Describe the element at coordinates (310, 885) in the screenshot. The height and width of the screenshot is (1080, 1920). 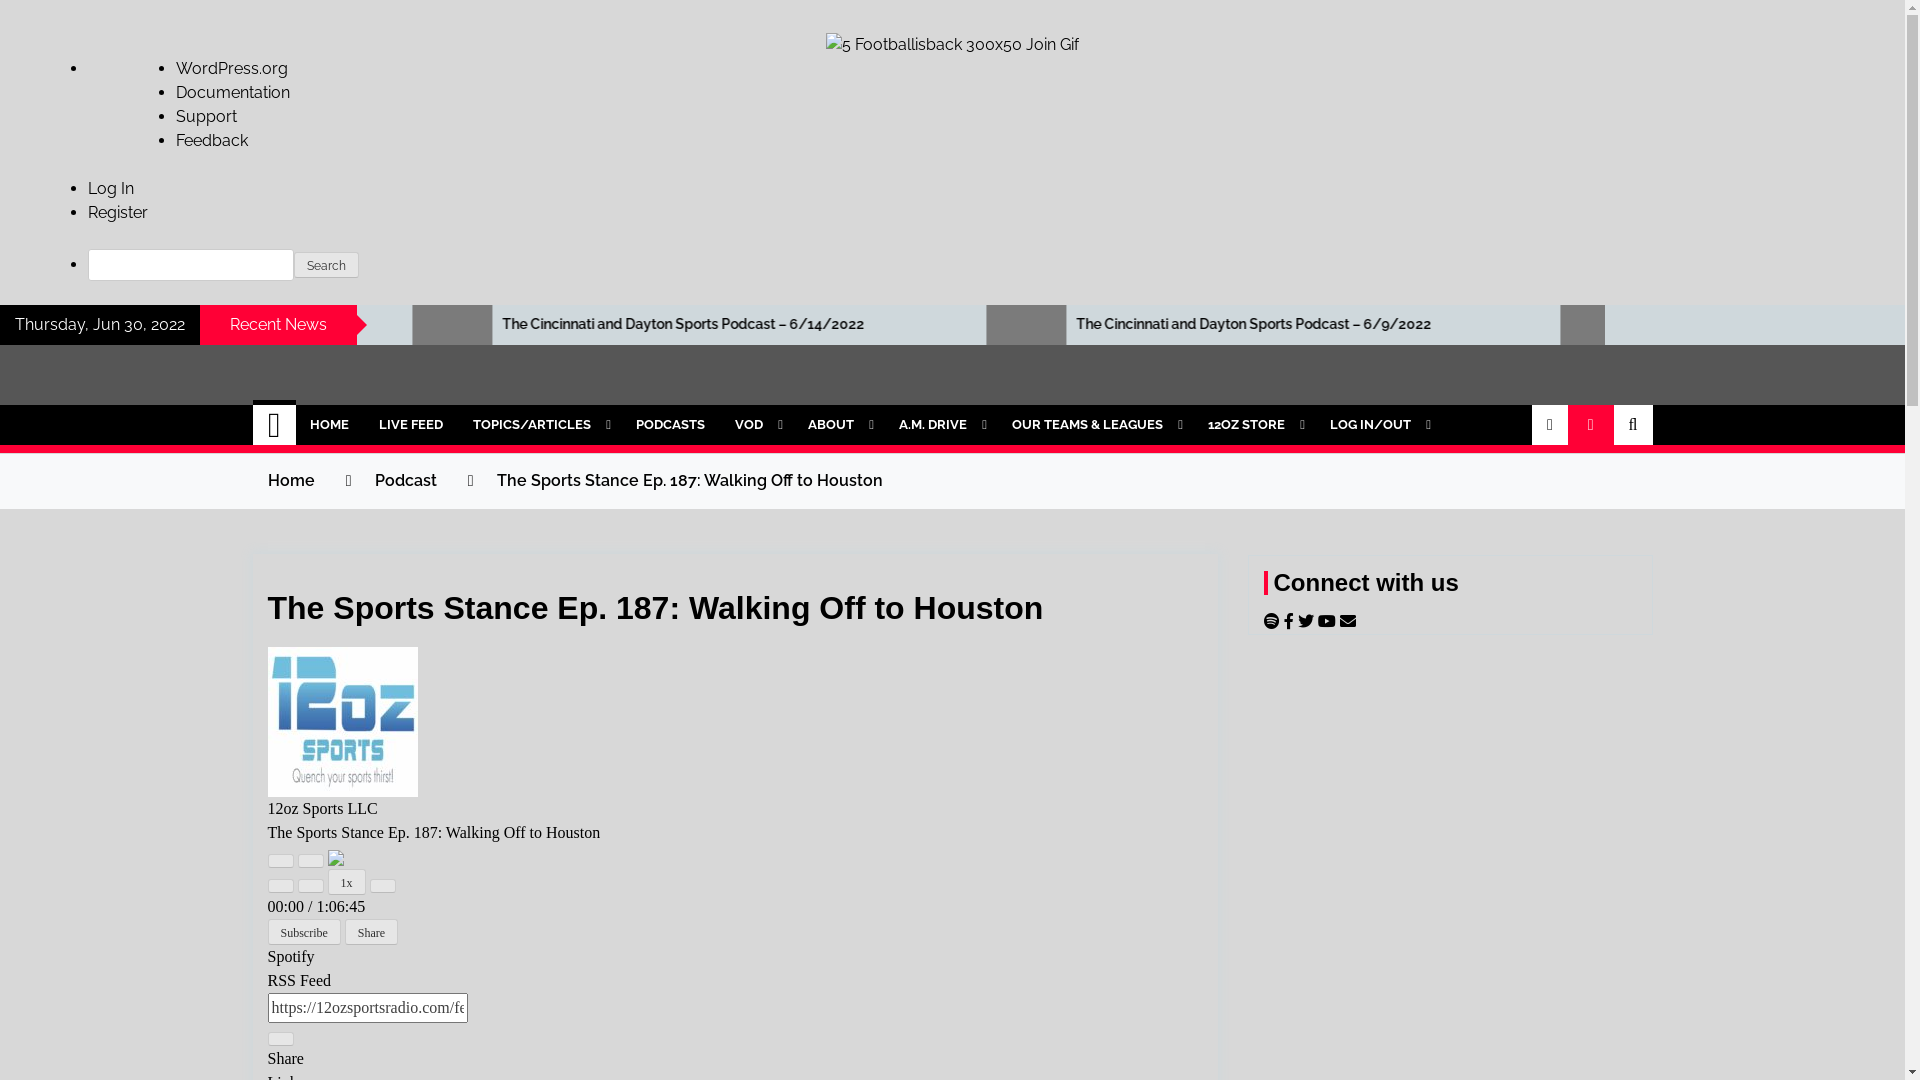
I see `'Rewind 10 Seconds'` at that location.